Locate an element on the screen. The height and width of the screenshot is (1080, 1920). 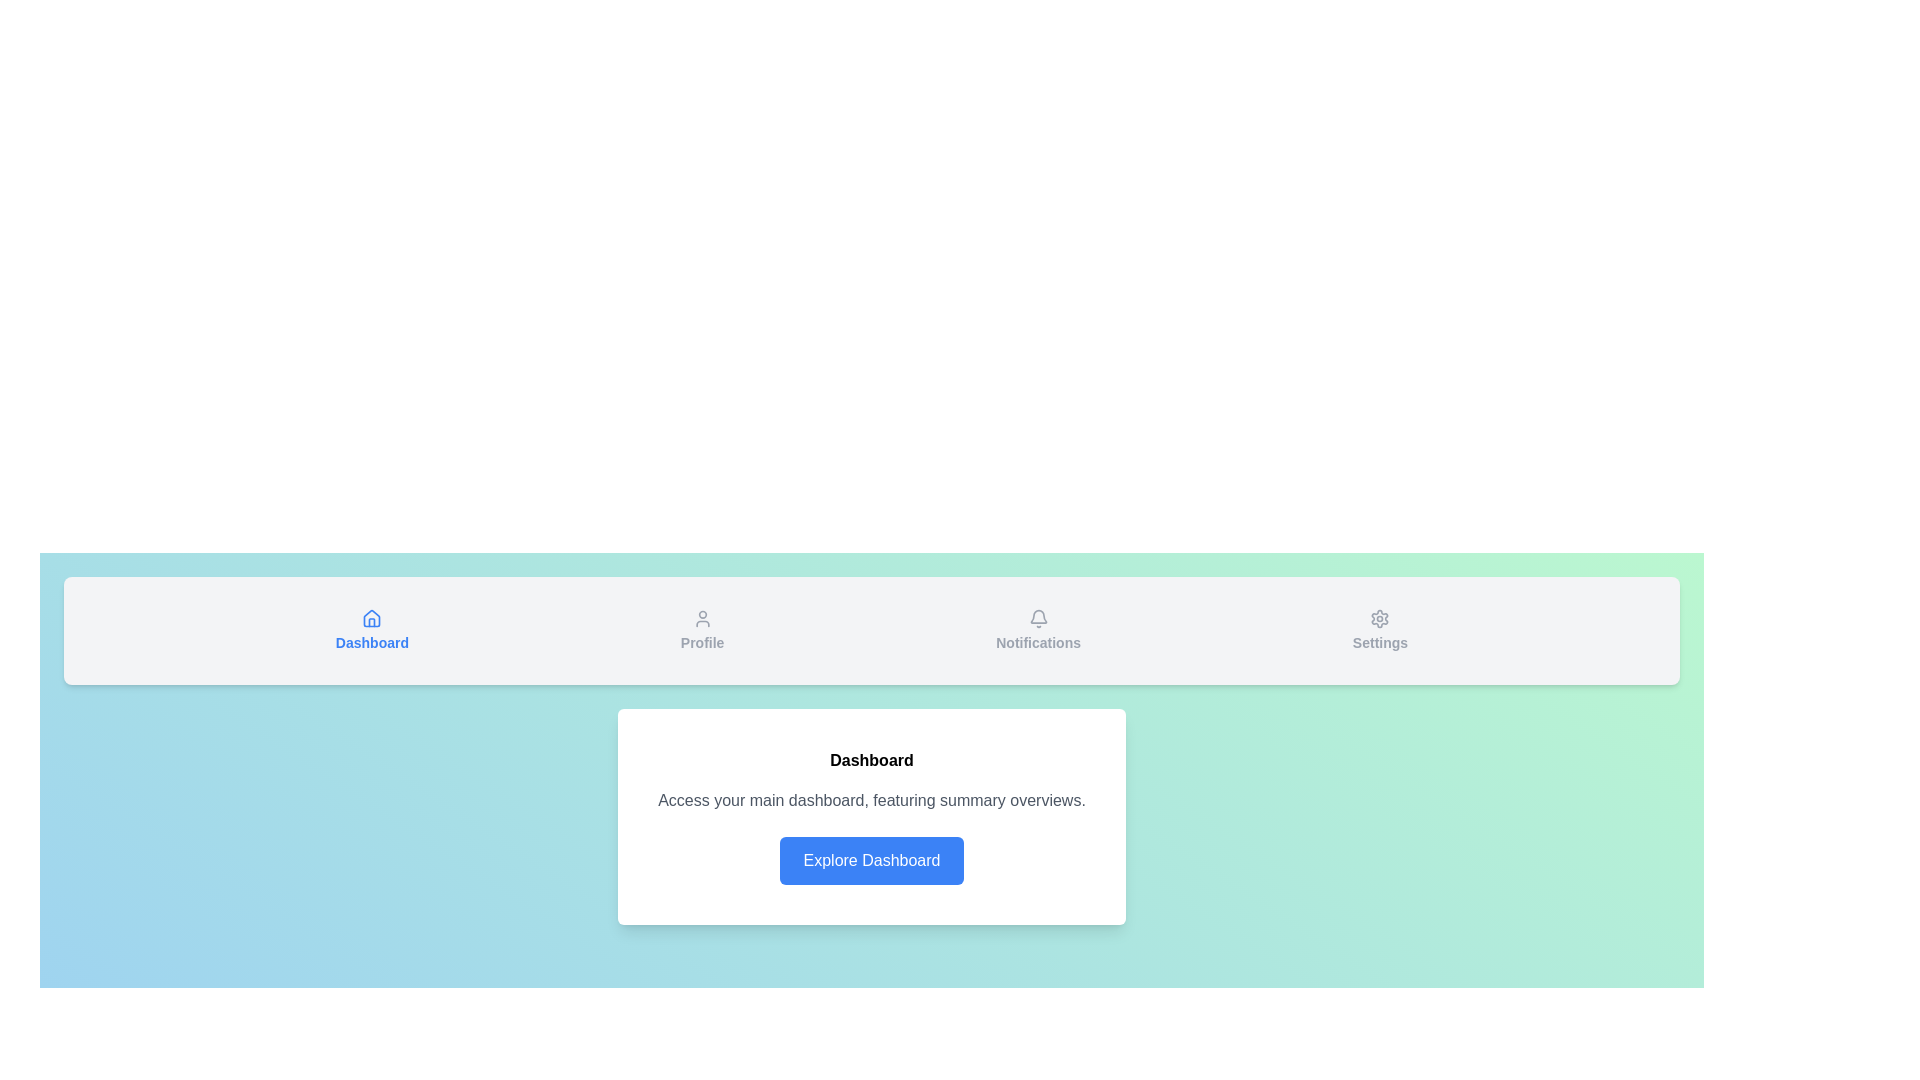
the tab labeled Profile to see its hover effects is located at coordinates (701, 631).